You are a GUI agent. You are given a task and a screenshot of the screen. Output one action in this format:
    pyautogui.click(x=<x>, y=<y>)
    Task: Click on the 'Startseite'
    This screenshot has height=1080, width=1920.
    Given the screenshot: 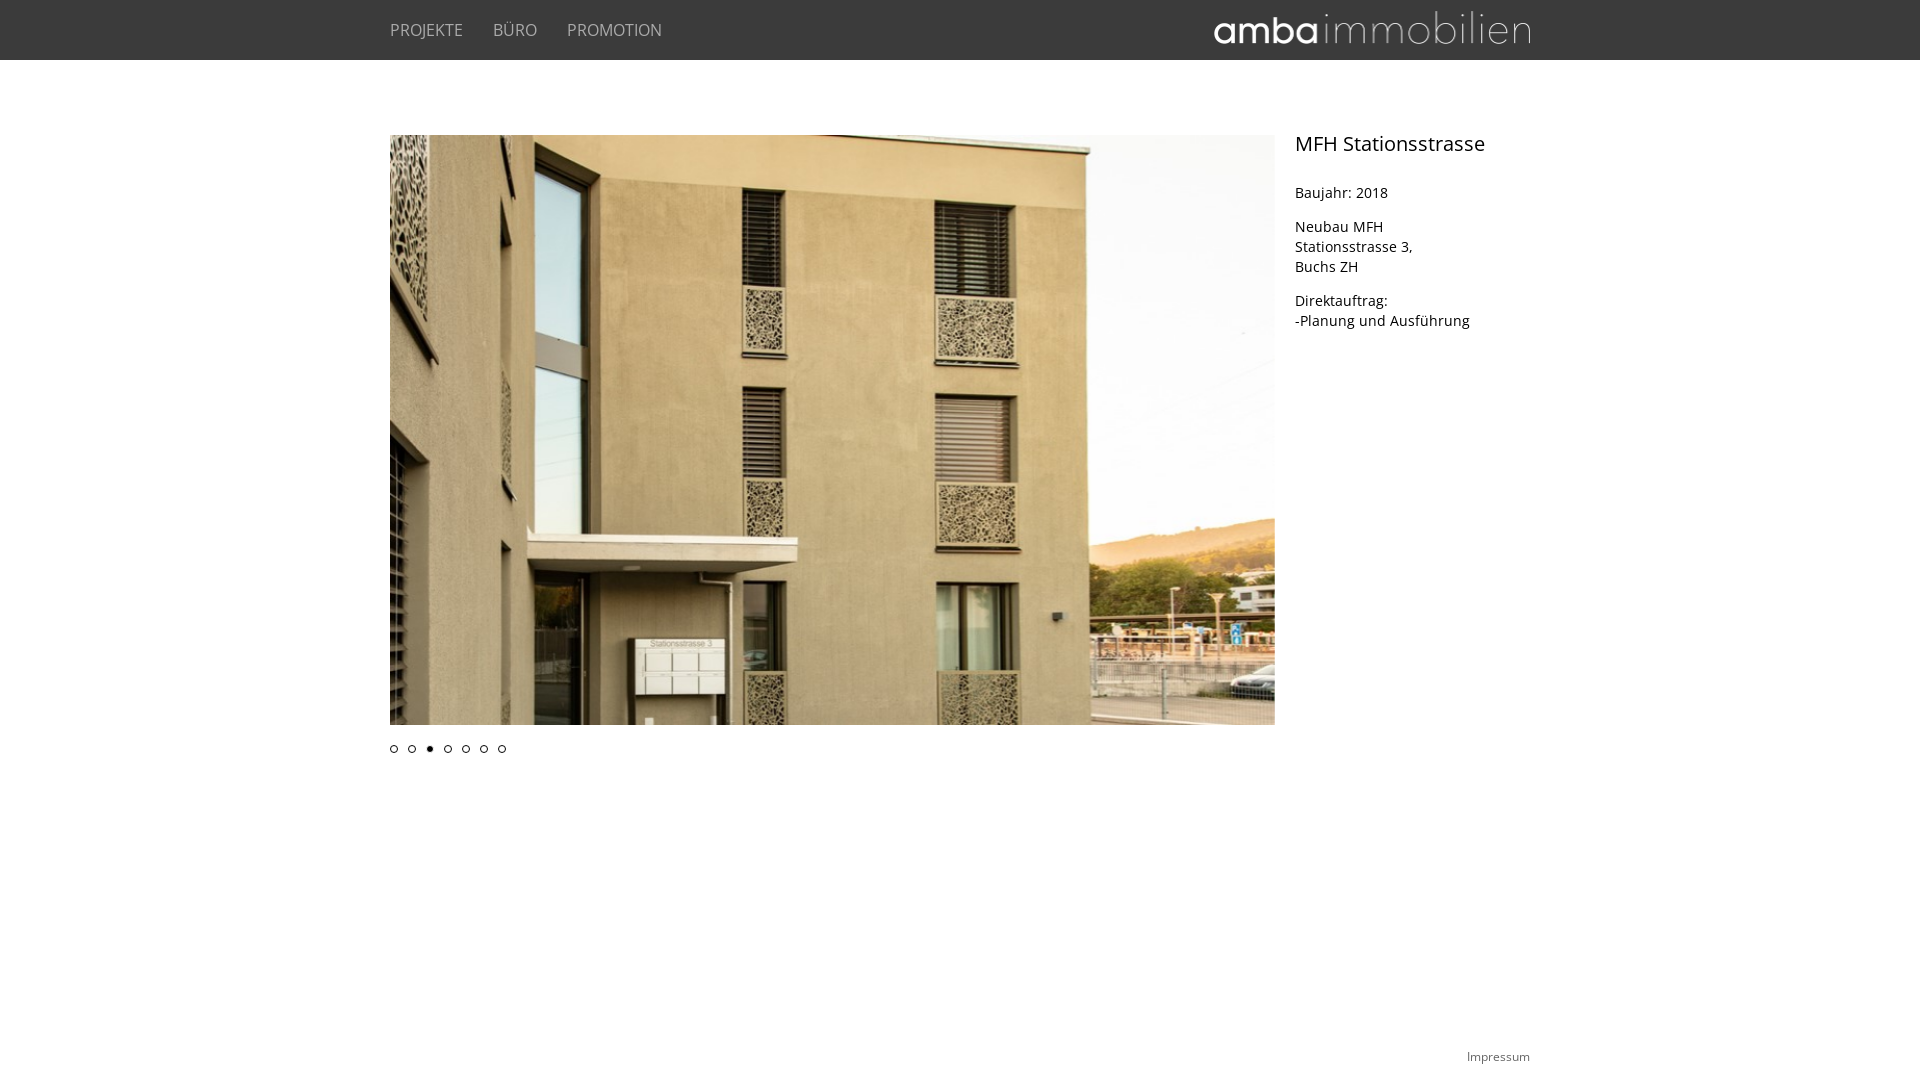 What is the action you would take?
    pyautogui.click(x=1371, y=30)
    